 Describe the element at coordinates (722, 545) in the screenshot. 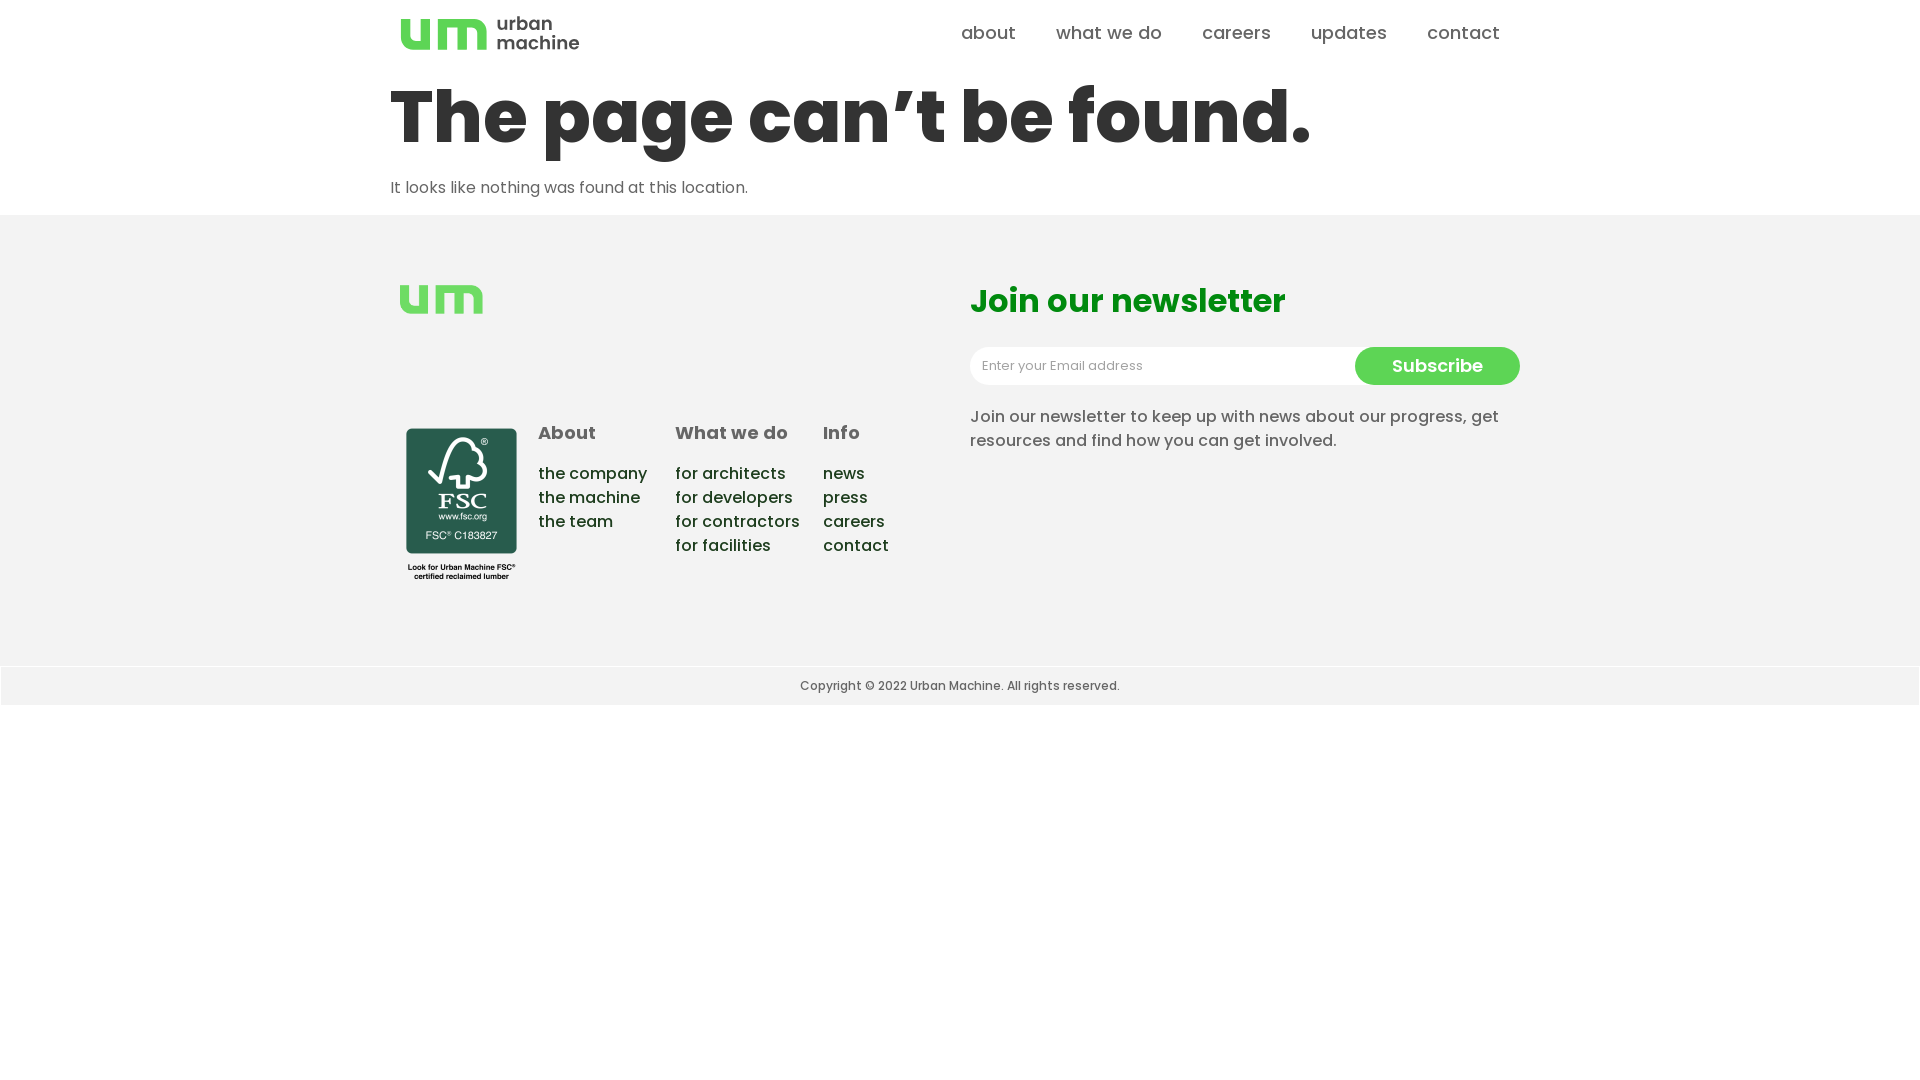

I see `'for facilities'` at that location.